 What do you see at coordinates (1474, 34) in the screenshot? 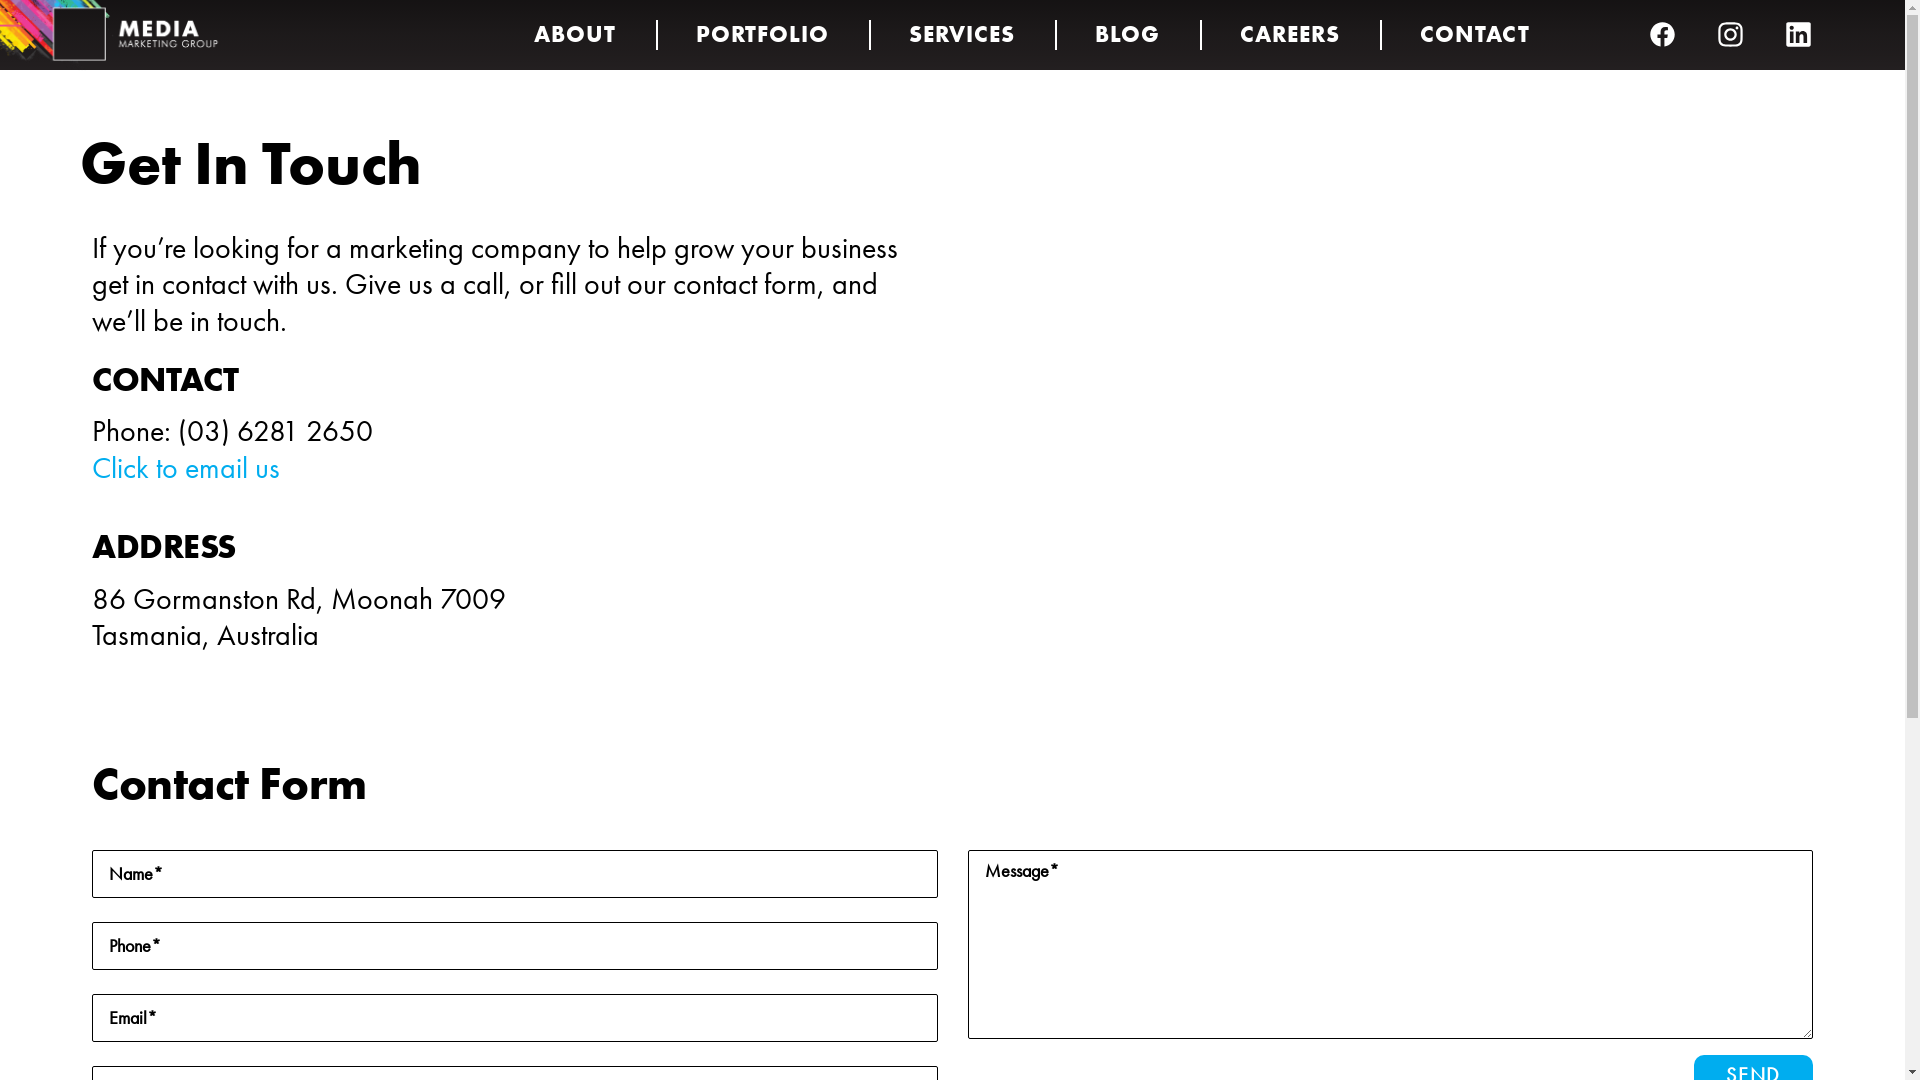
I see `'CONTACT'` at bounding box center [1474, 34].